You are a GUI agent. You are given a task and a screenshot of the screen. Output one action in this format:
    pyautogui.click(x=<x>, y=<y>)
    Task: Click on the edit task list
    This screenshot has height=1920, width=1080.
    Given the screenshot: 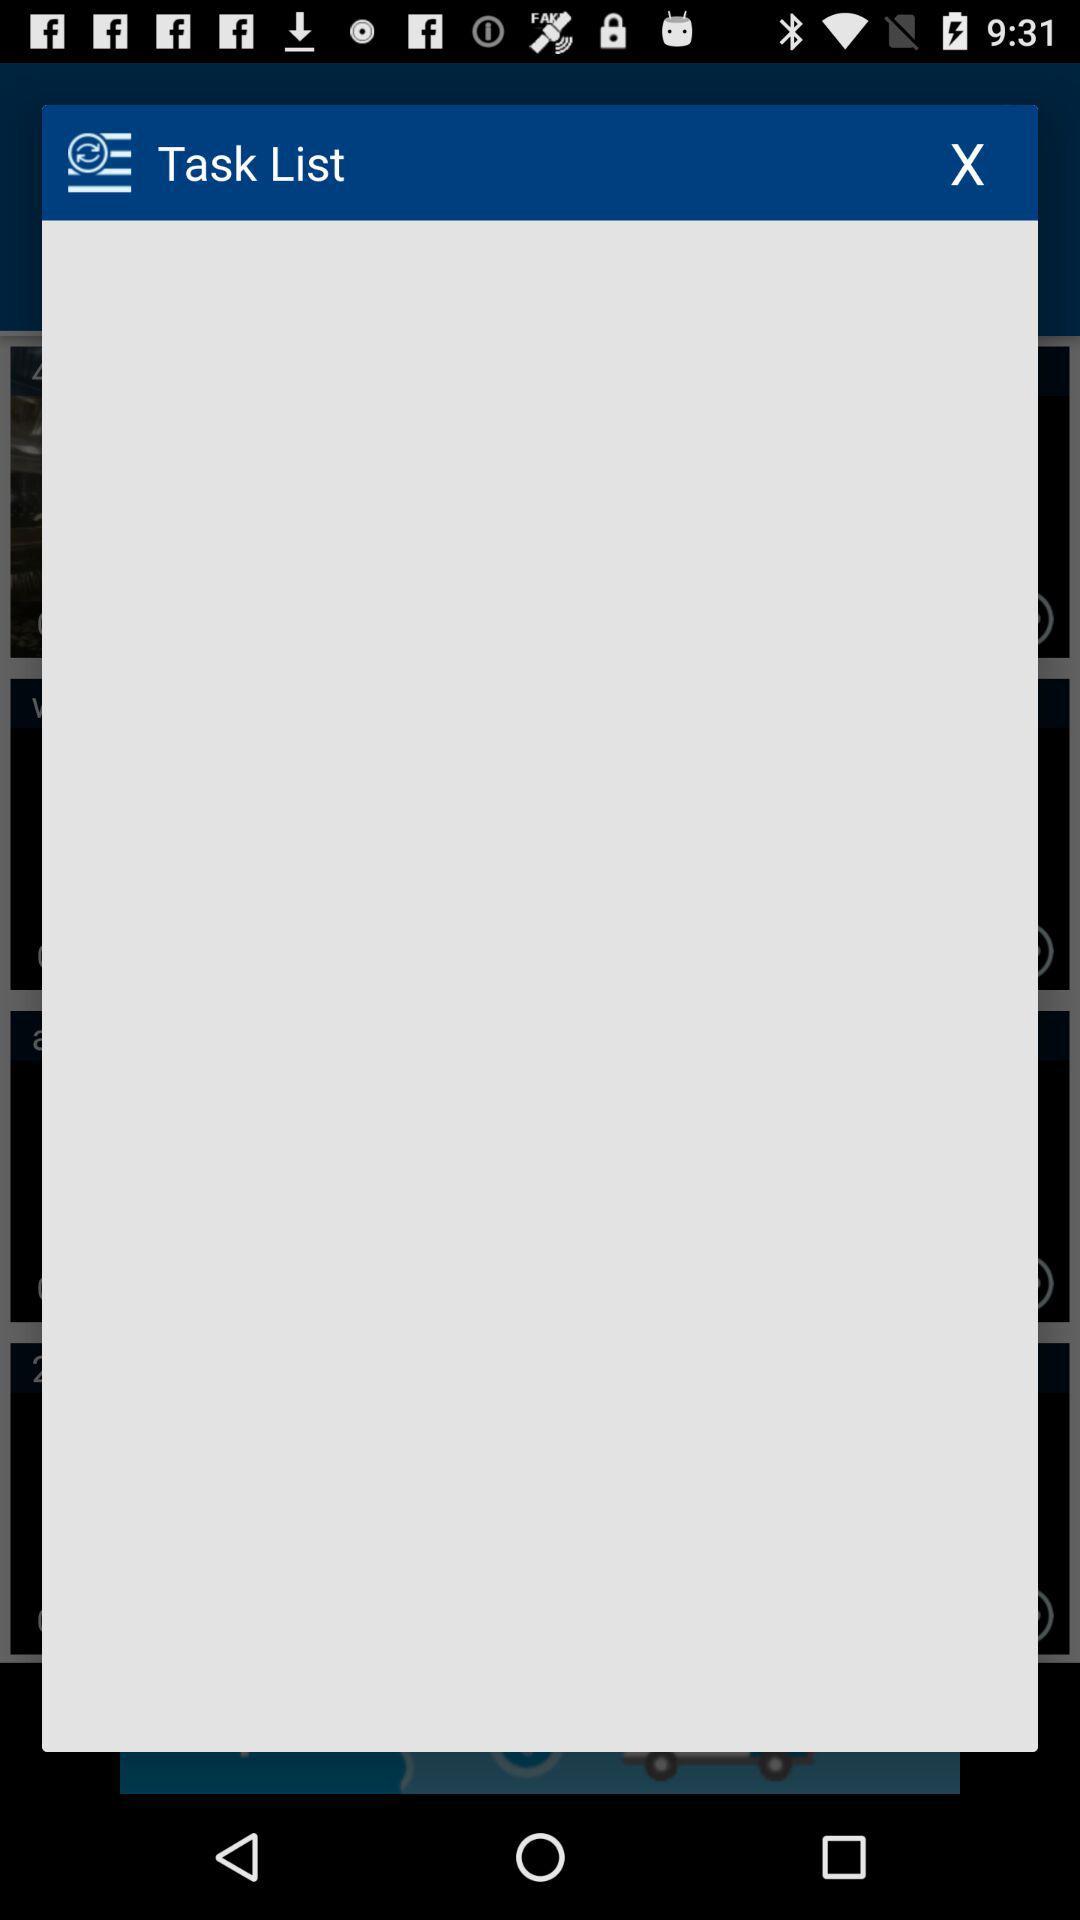 What is the action you would take?
    pyautogui.click(x=540, y=986)
    